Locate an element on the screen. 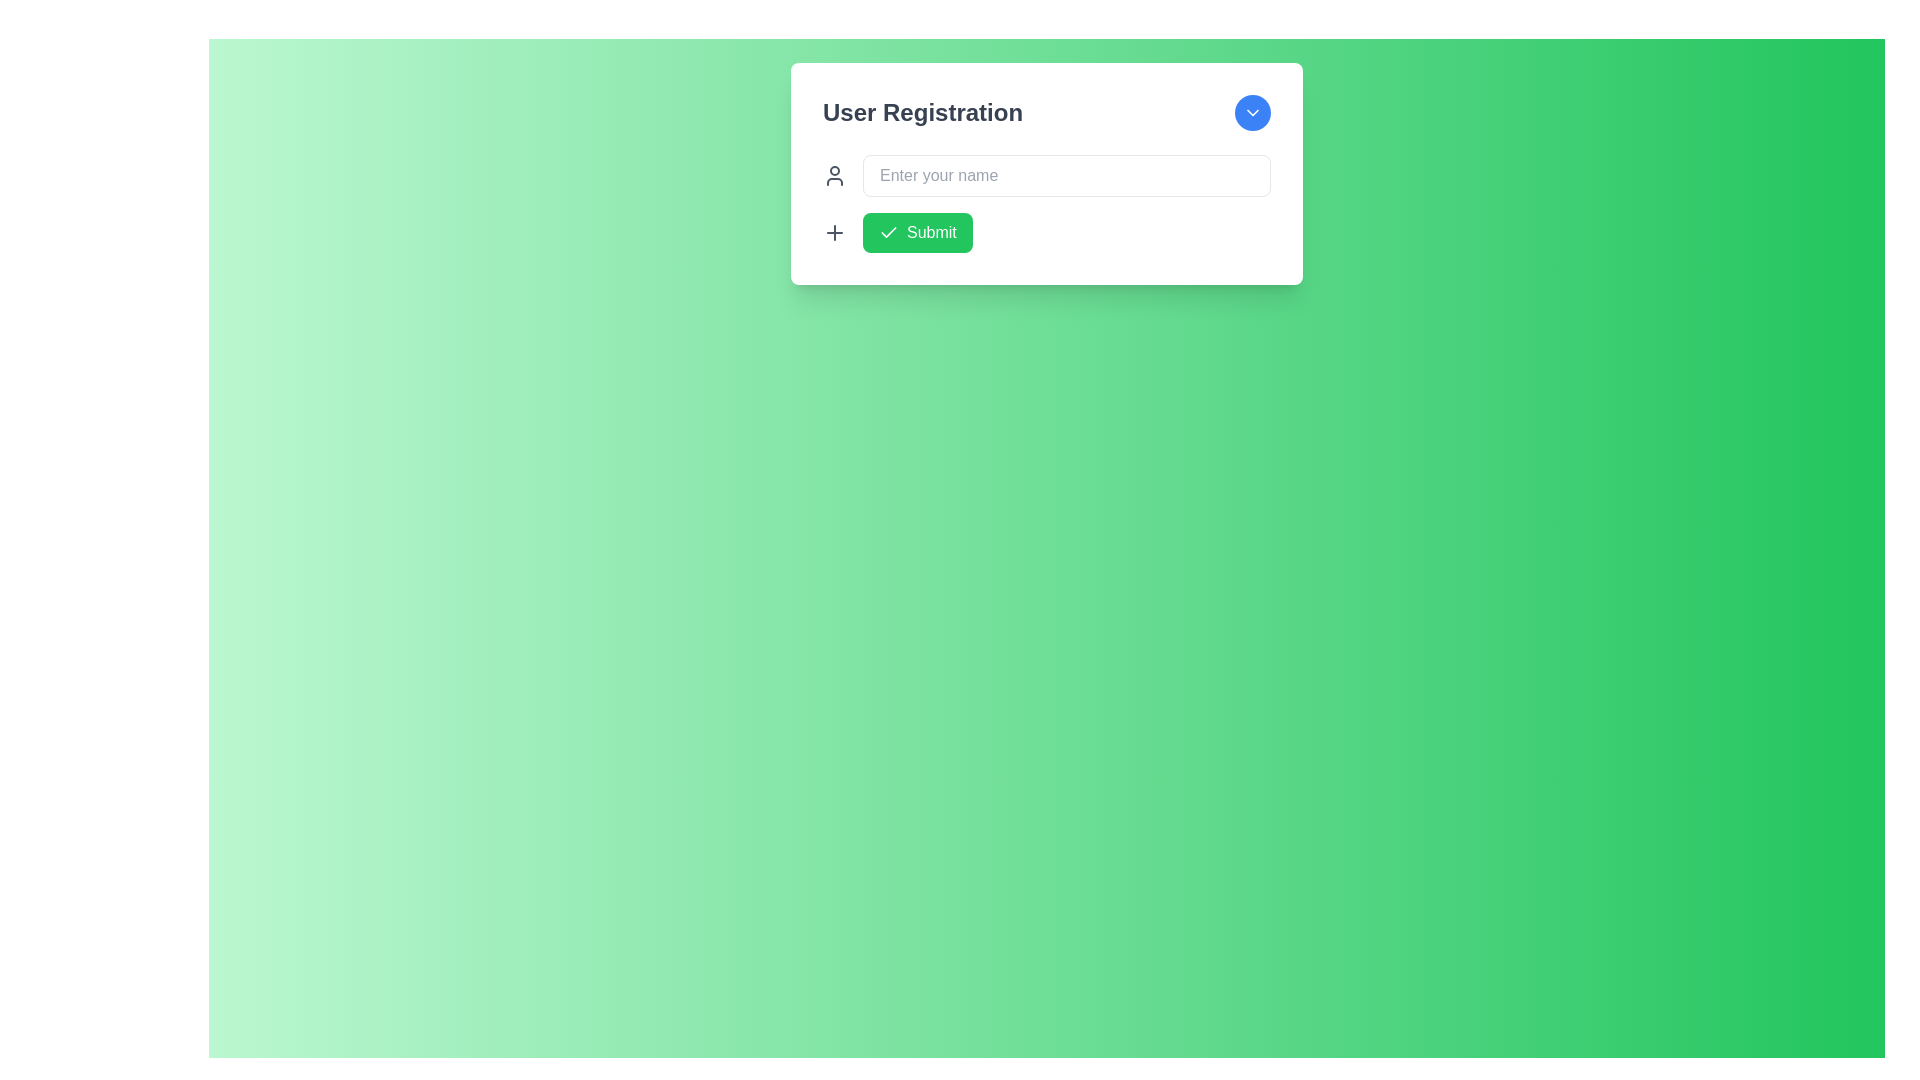 Image resolution: width=1920 pixels, height=1080 pixels. the downward chevron icon inside the circular button located in the top-right corner of the user registration card is located at coordinates (1251, 112).